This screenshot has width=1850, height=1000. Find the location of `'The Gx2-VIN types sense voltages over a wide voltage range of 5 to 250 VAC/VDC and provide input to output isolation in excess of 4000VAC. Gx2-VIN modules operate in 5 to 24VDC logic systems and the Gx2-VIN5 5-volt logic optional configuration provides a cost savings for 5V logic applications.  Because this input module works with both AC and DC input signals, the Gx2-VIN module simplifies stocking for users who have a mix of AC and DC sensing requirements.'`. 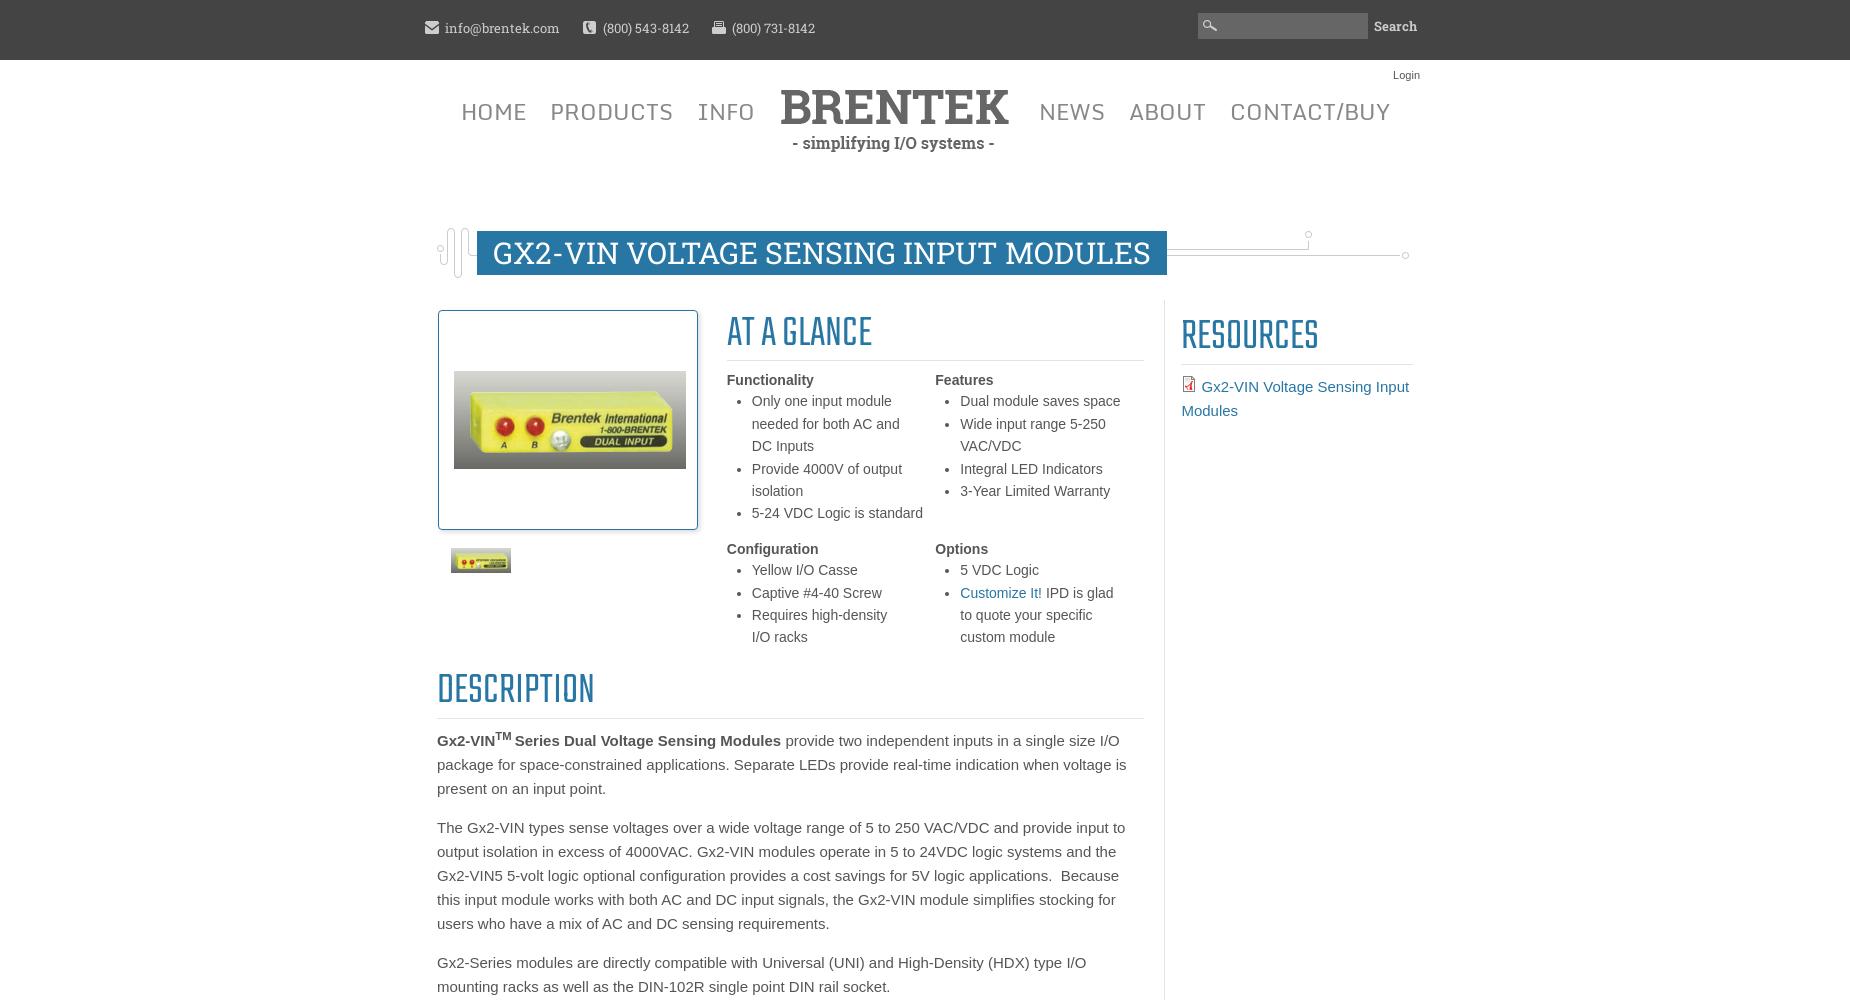

'The Gx2-VIN types sense voltages over a wide voltage range of 5 to 250 VAC/VDC and provide input to output isolation in excess of 4000VAC. Gx2-VIN modules operate in 5 to 24VDC logic systems and the Gx2-VIN5 5-volt logic optional configuration provides a cost savings for 5V logic applications.  Because this input module works with both AC and DC input signals, the Gx2-VIN module simplifies stocking for users who have a mix of AC and DC sensing requirements.' is located at coordinates (435, 873).